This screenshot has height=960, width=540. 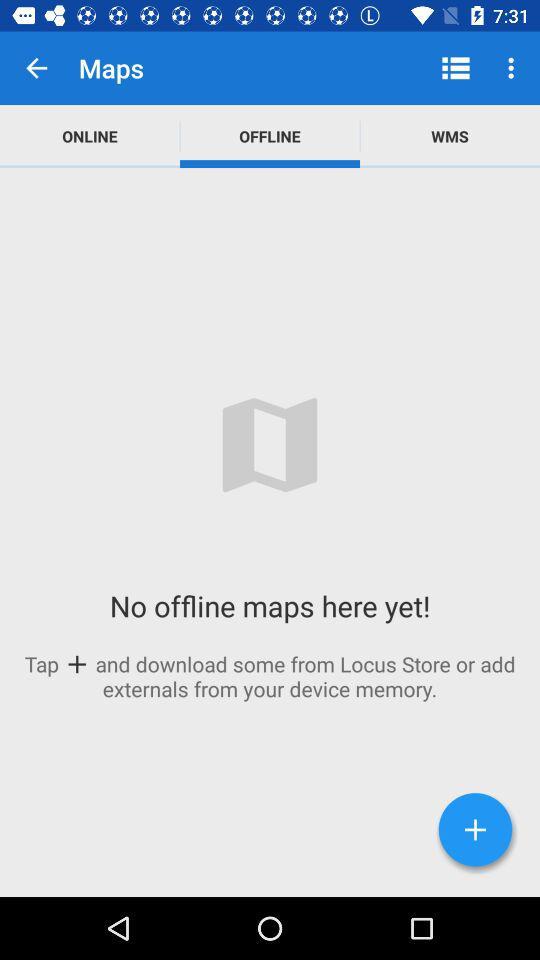 I want to click on the add icon, so click(x=474, y=829).